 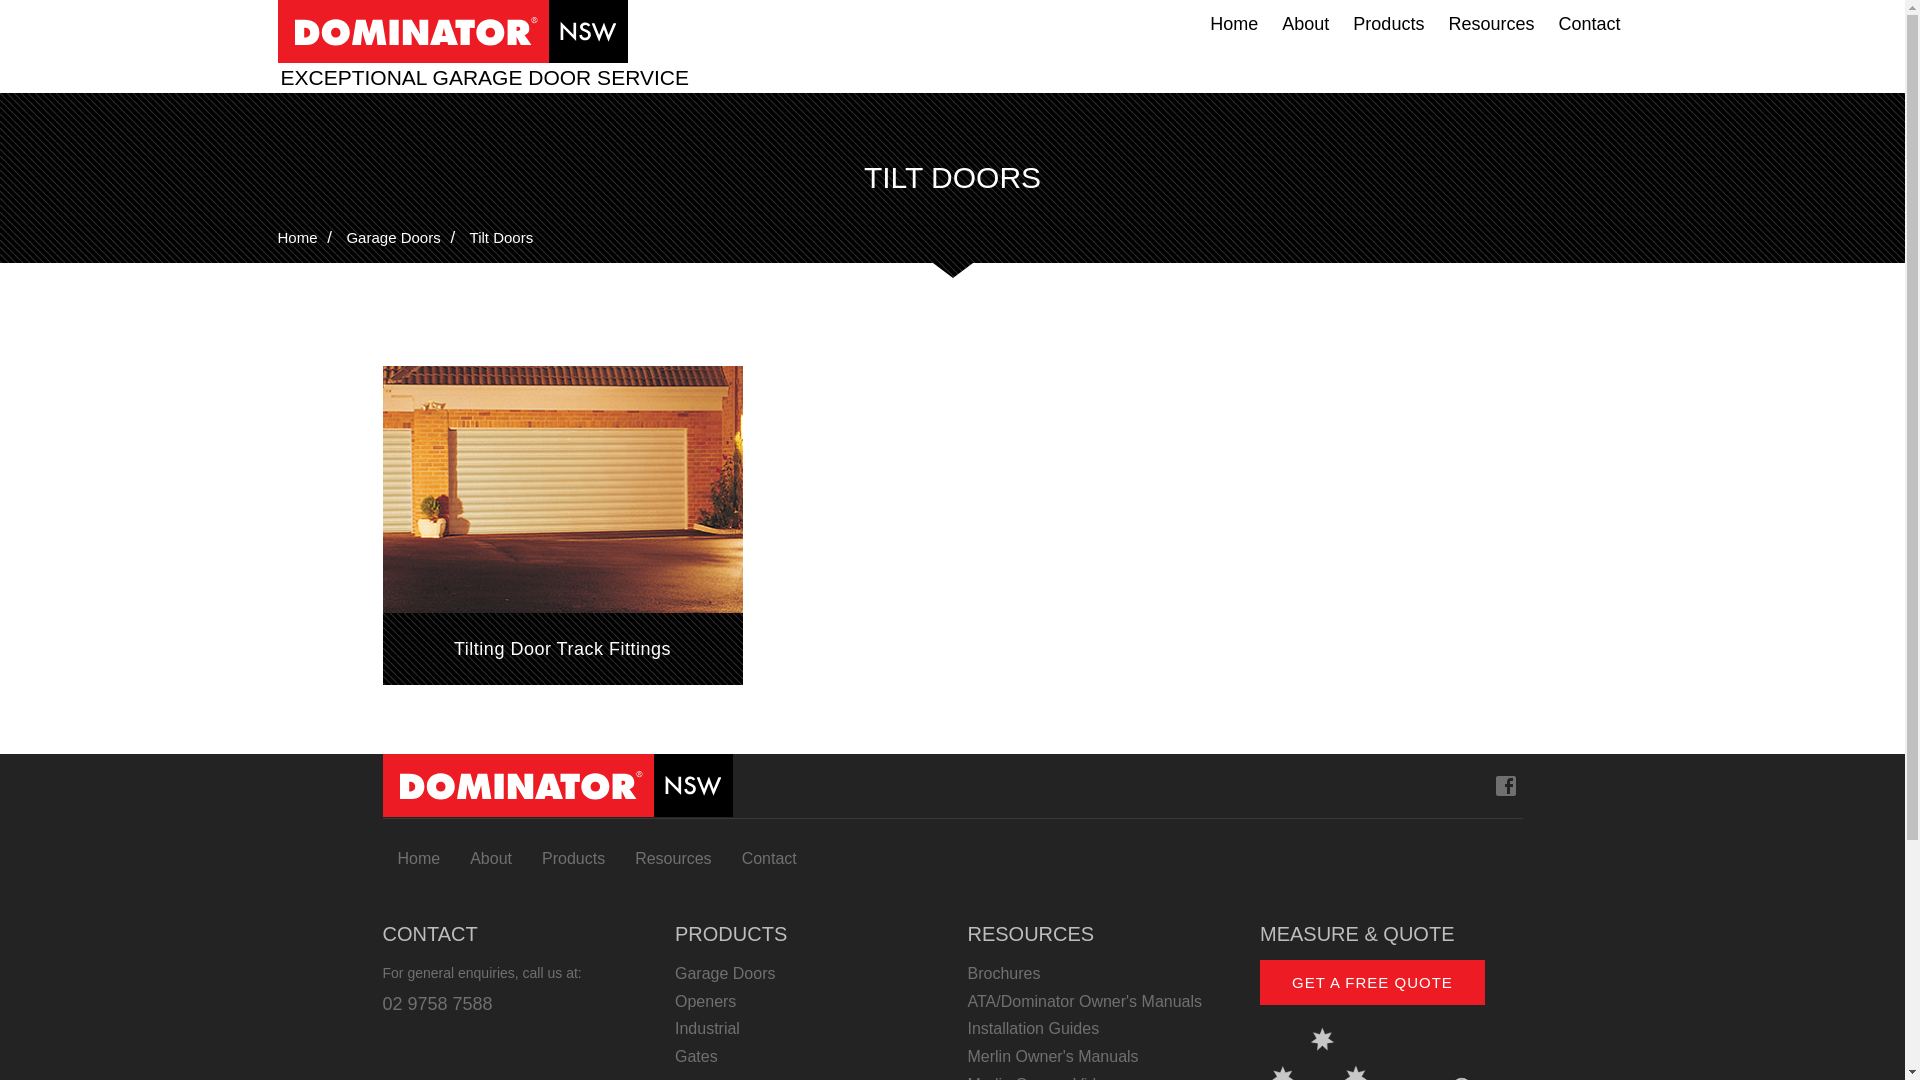 What do you see at coordinates (417, 858) in the screenshot?
I see `'Home'` at bounding box center [417, 858].